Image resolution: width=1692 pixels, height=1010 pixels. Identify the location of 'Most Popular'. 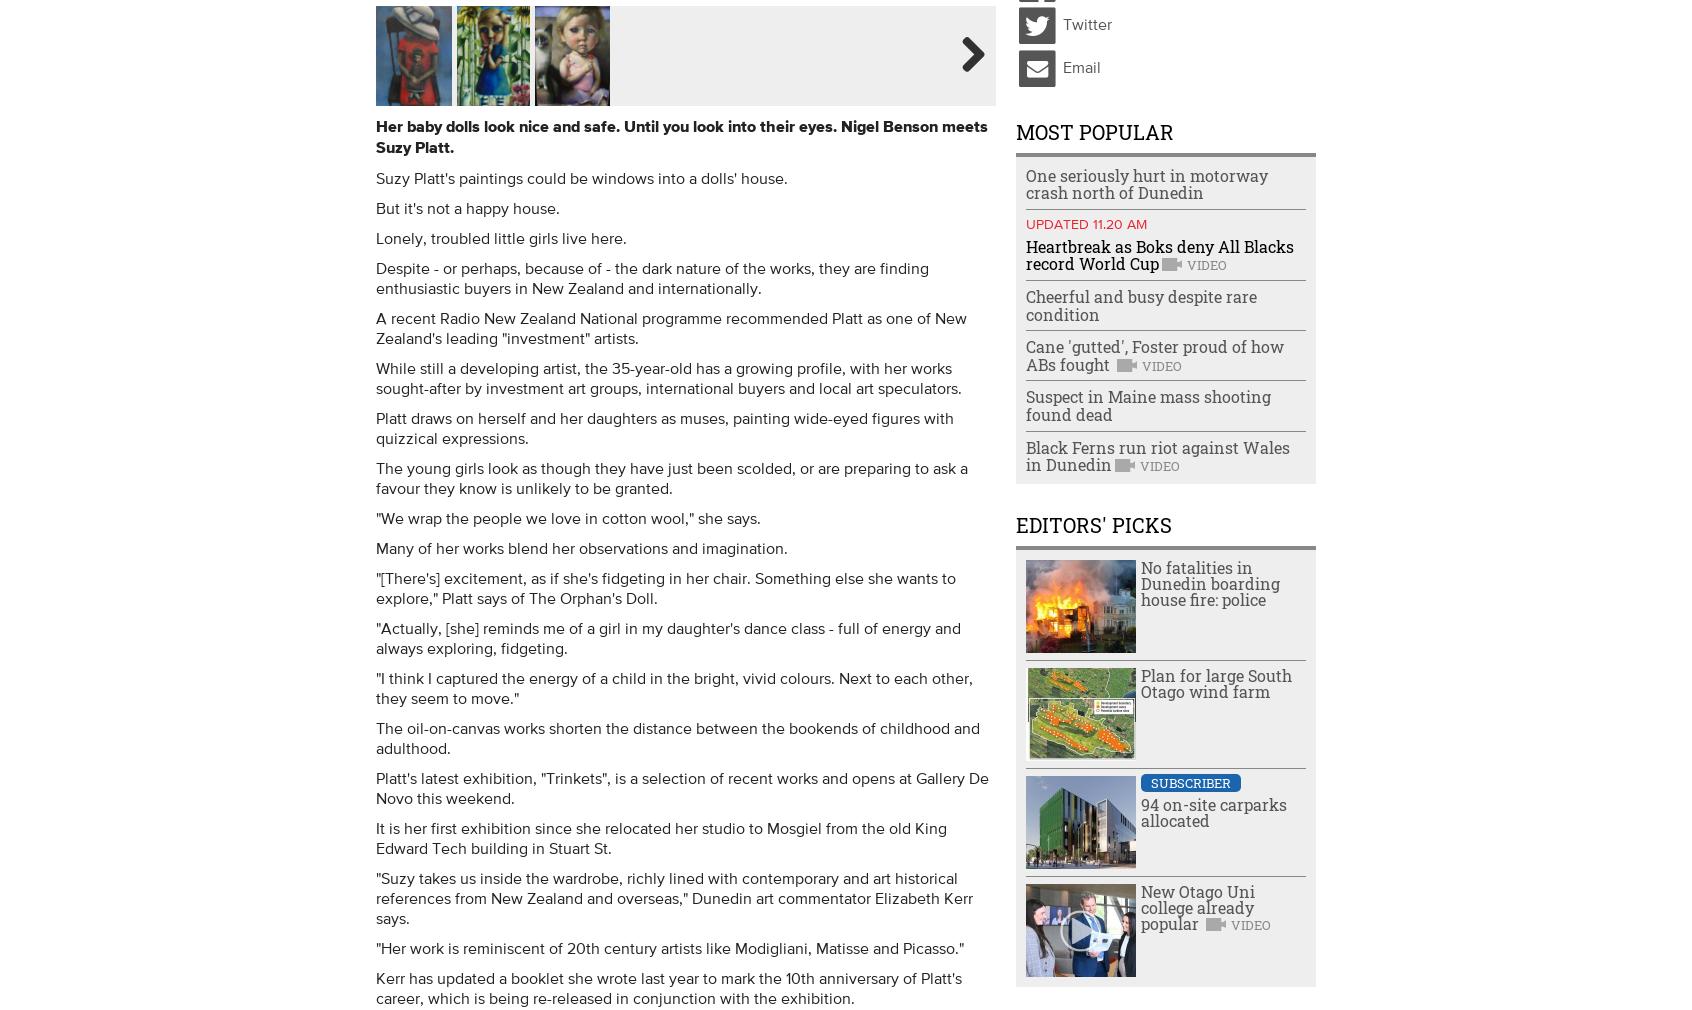
(1094, 129).